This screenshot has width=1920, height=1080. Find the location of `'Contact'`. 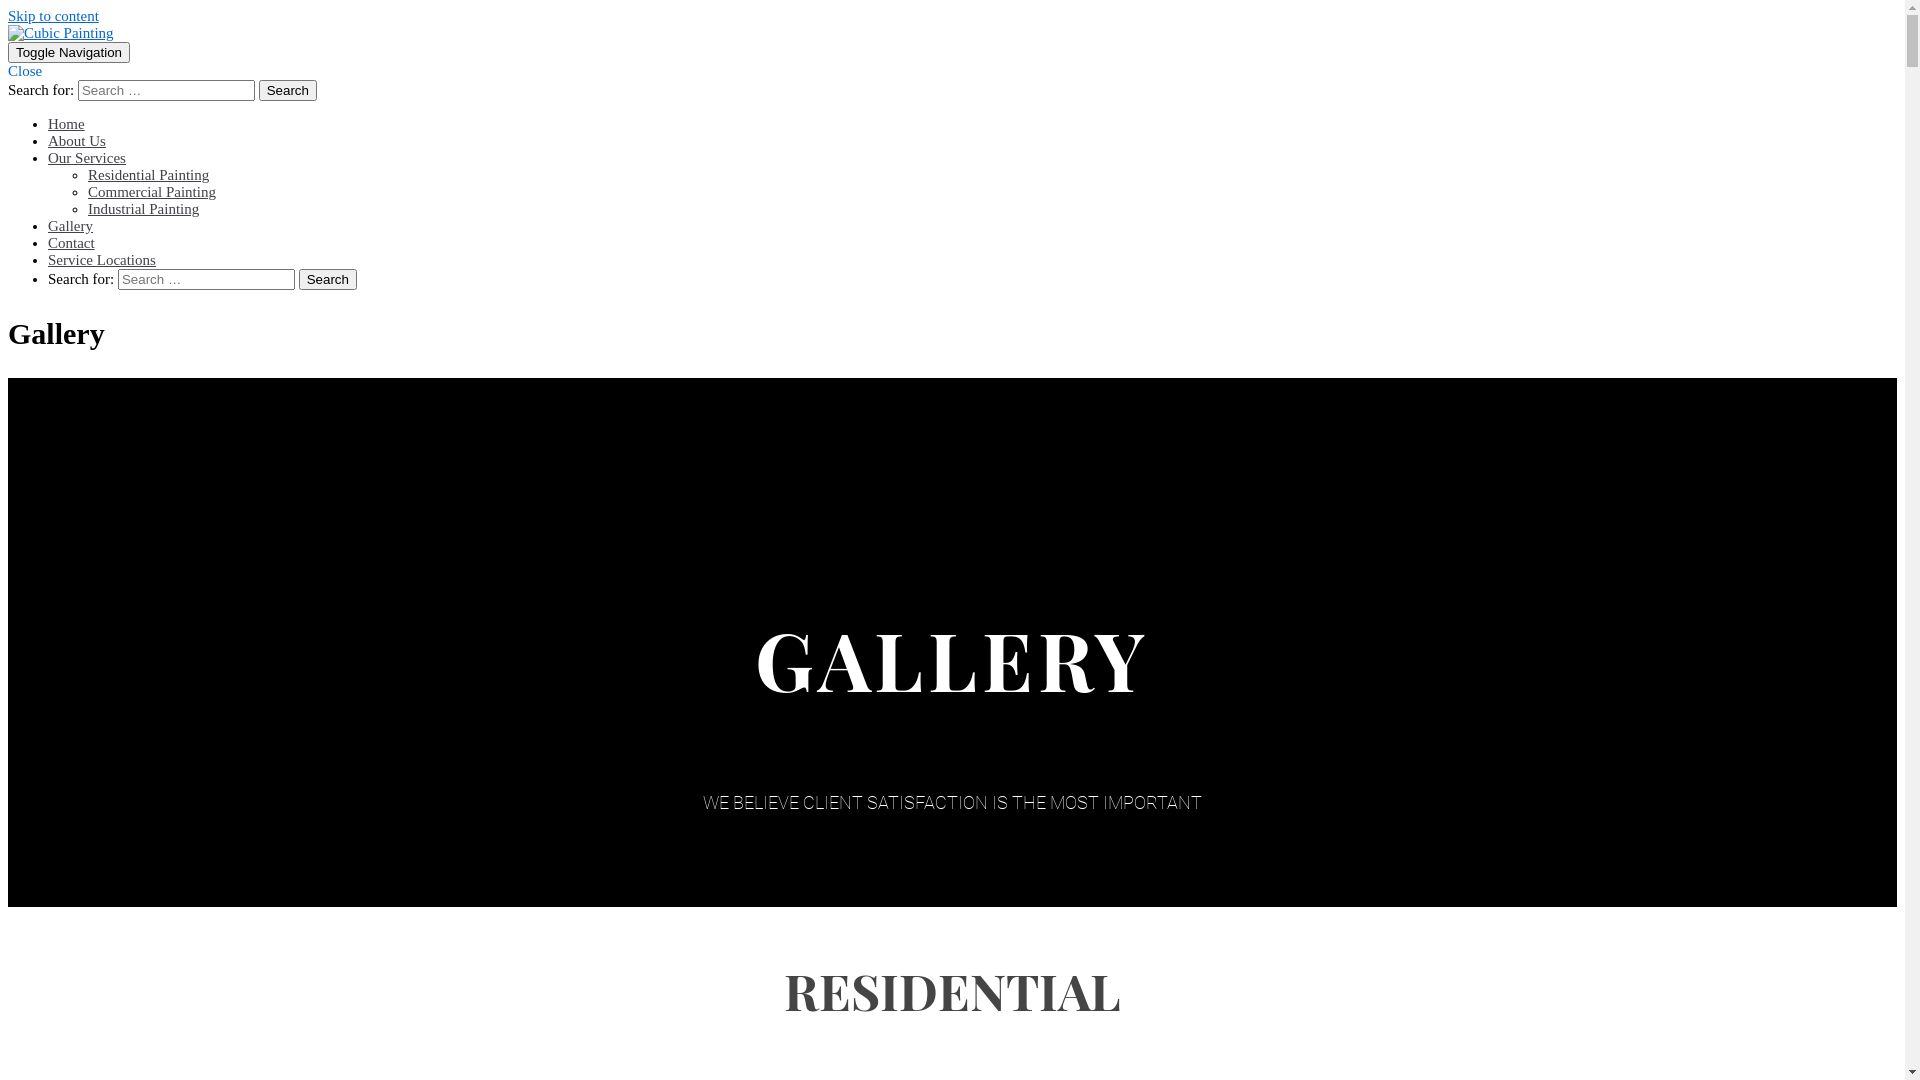

'Contact' is located at coordinates (71, 242).